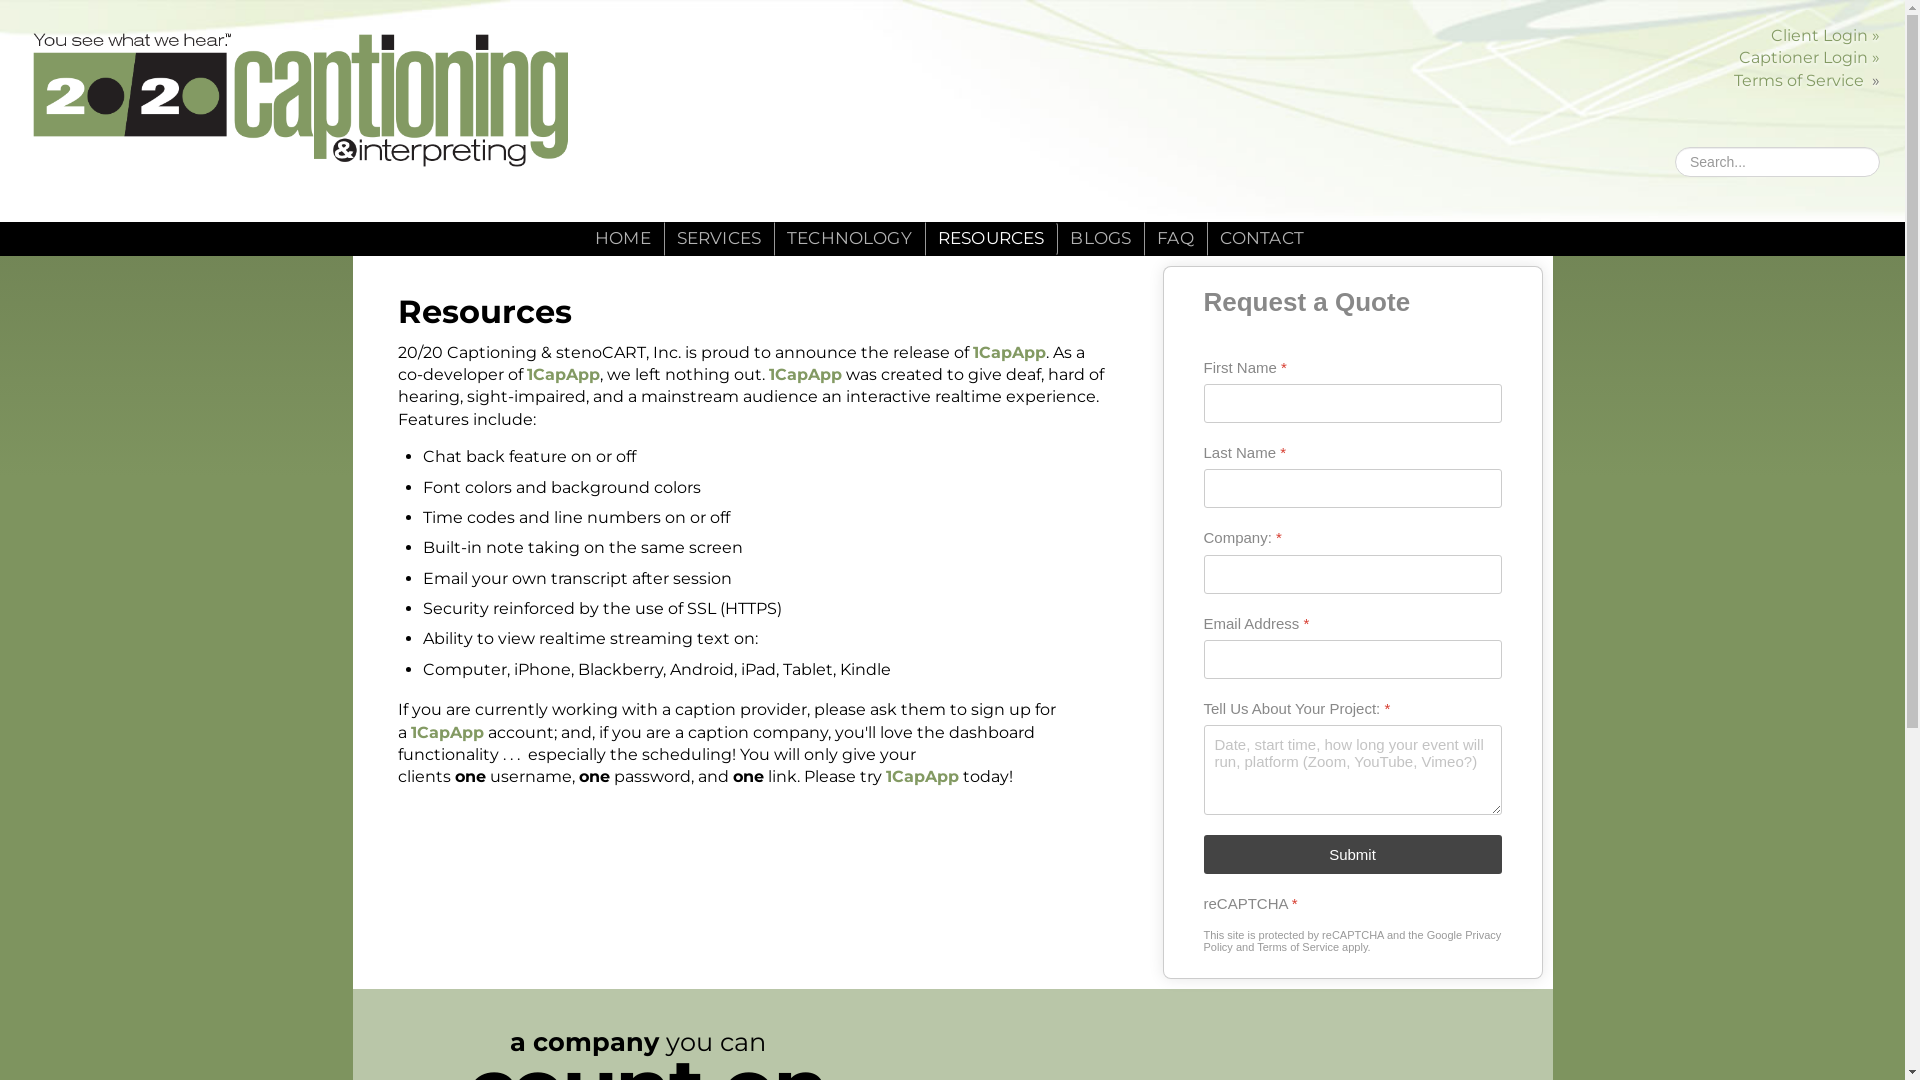  What do you see at coordinates (804, 374) in the screenshot?
I see `'1CapApp'` at bounding box center [804, 374].